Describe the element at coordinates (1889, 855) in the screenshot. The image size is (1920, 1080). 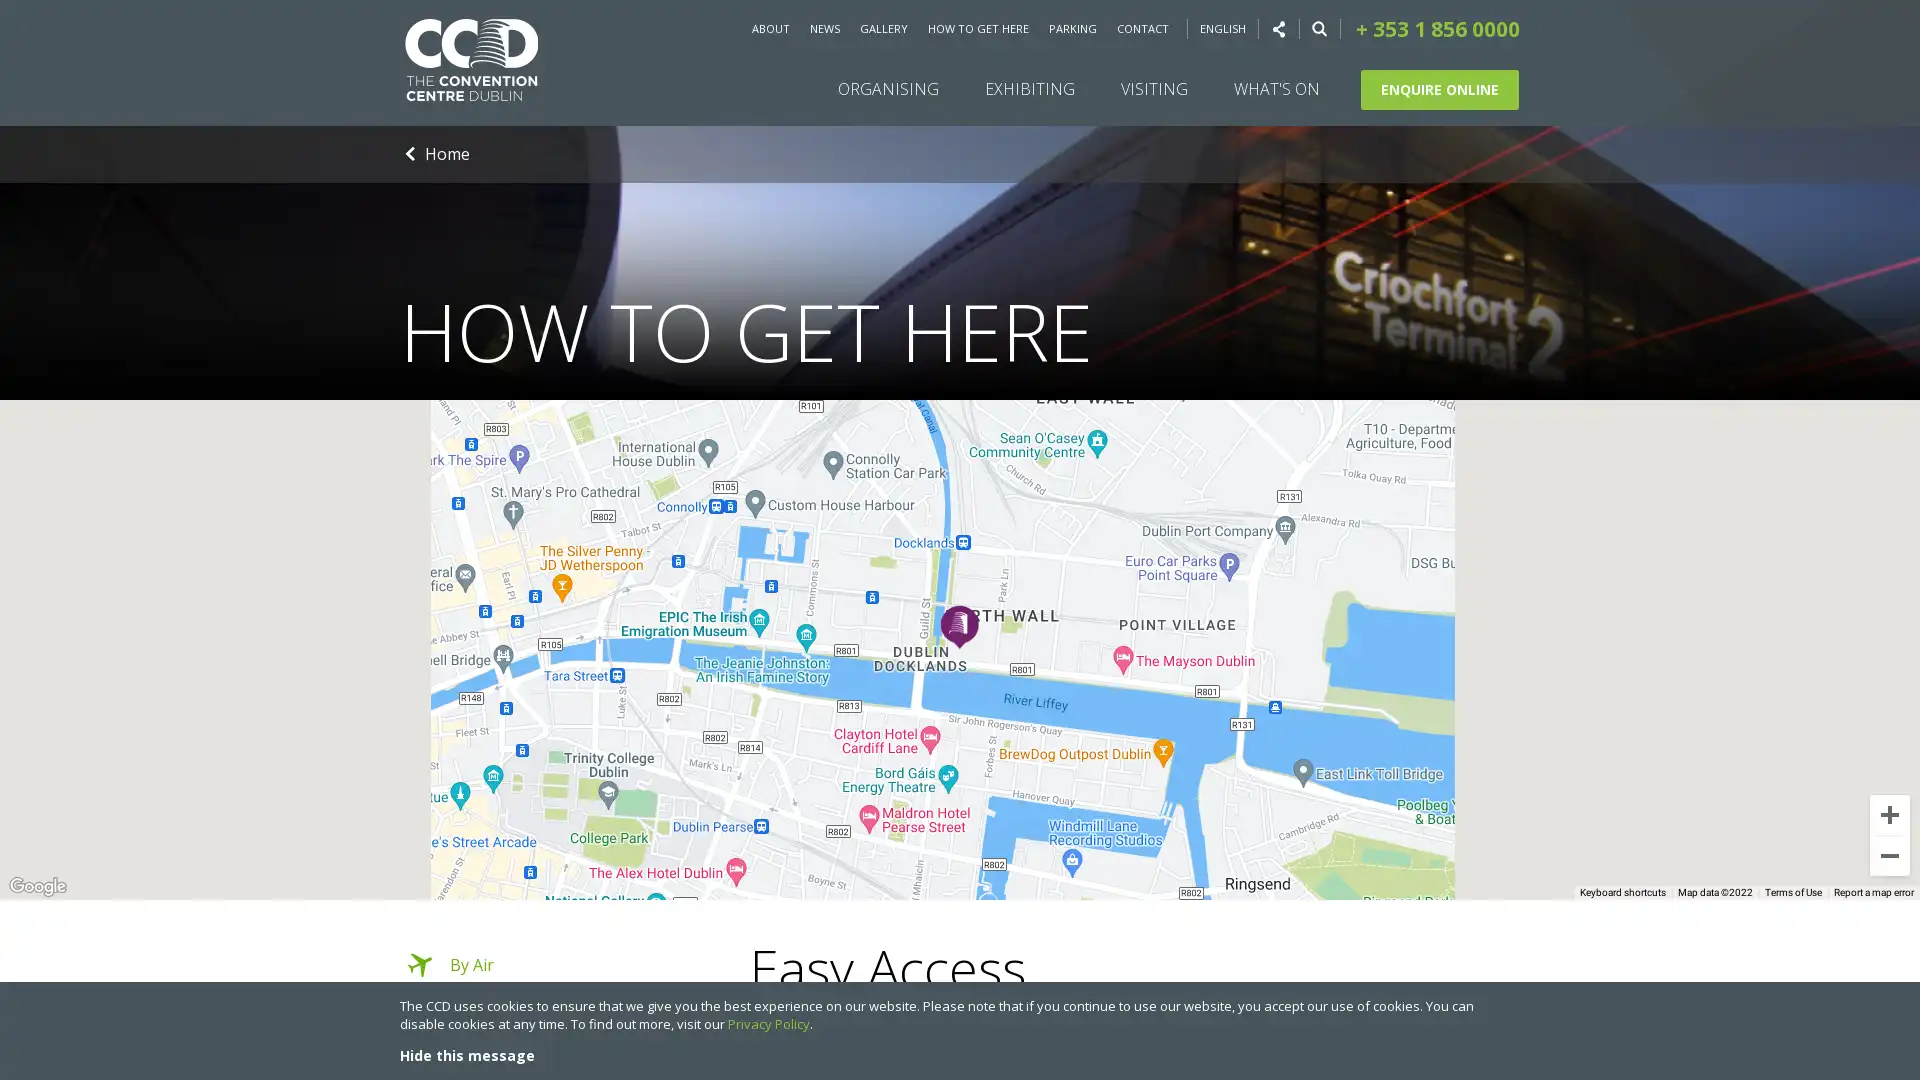
I see `Zoom out` at that location.